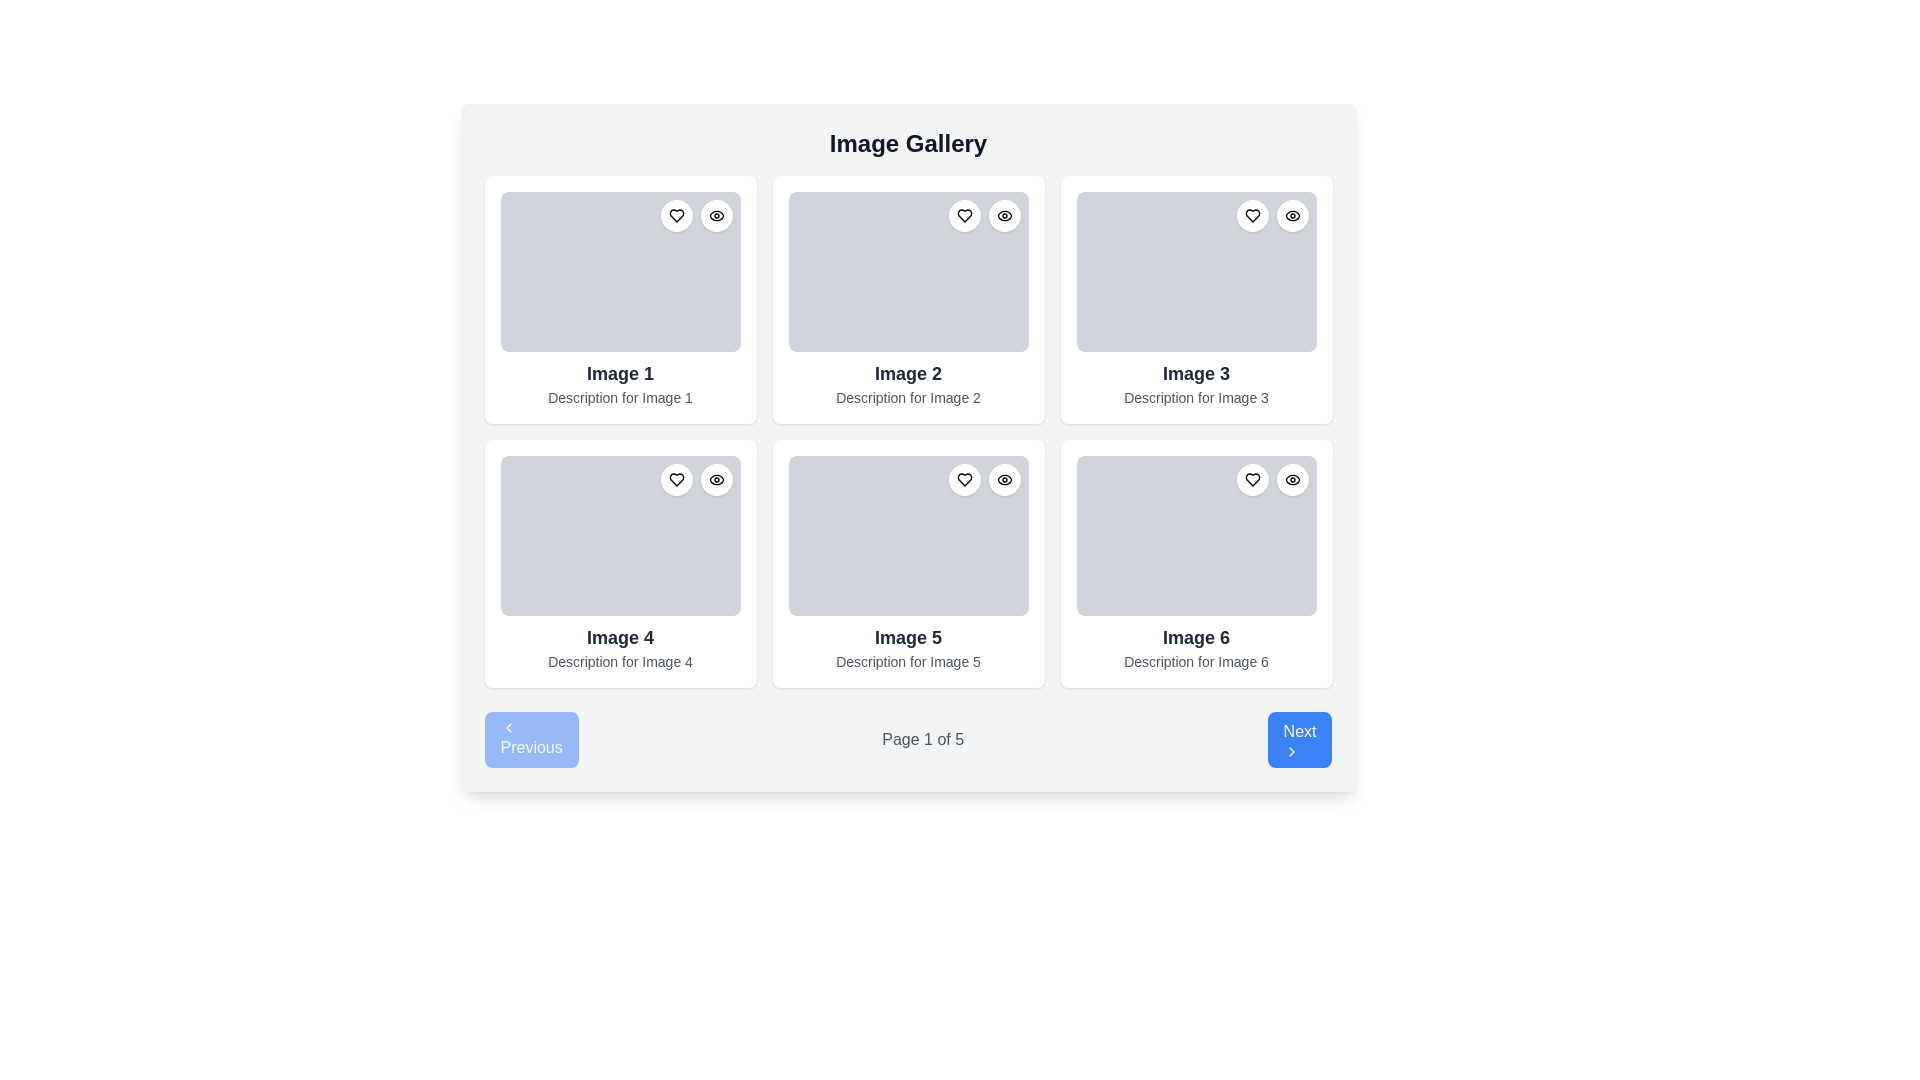 This screenshot has width=1920, height=1080. Describe the element at coordinates (1251, 479) in the screenshot. I see `the like/favorite icon located in the top-right corner of 'Image 6'` at that location.